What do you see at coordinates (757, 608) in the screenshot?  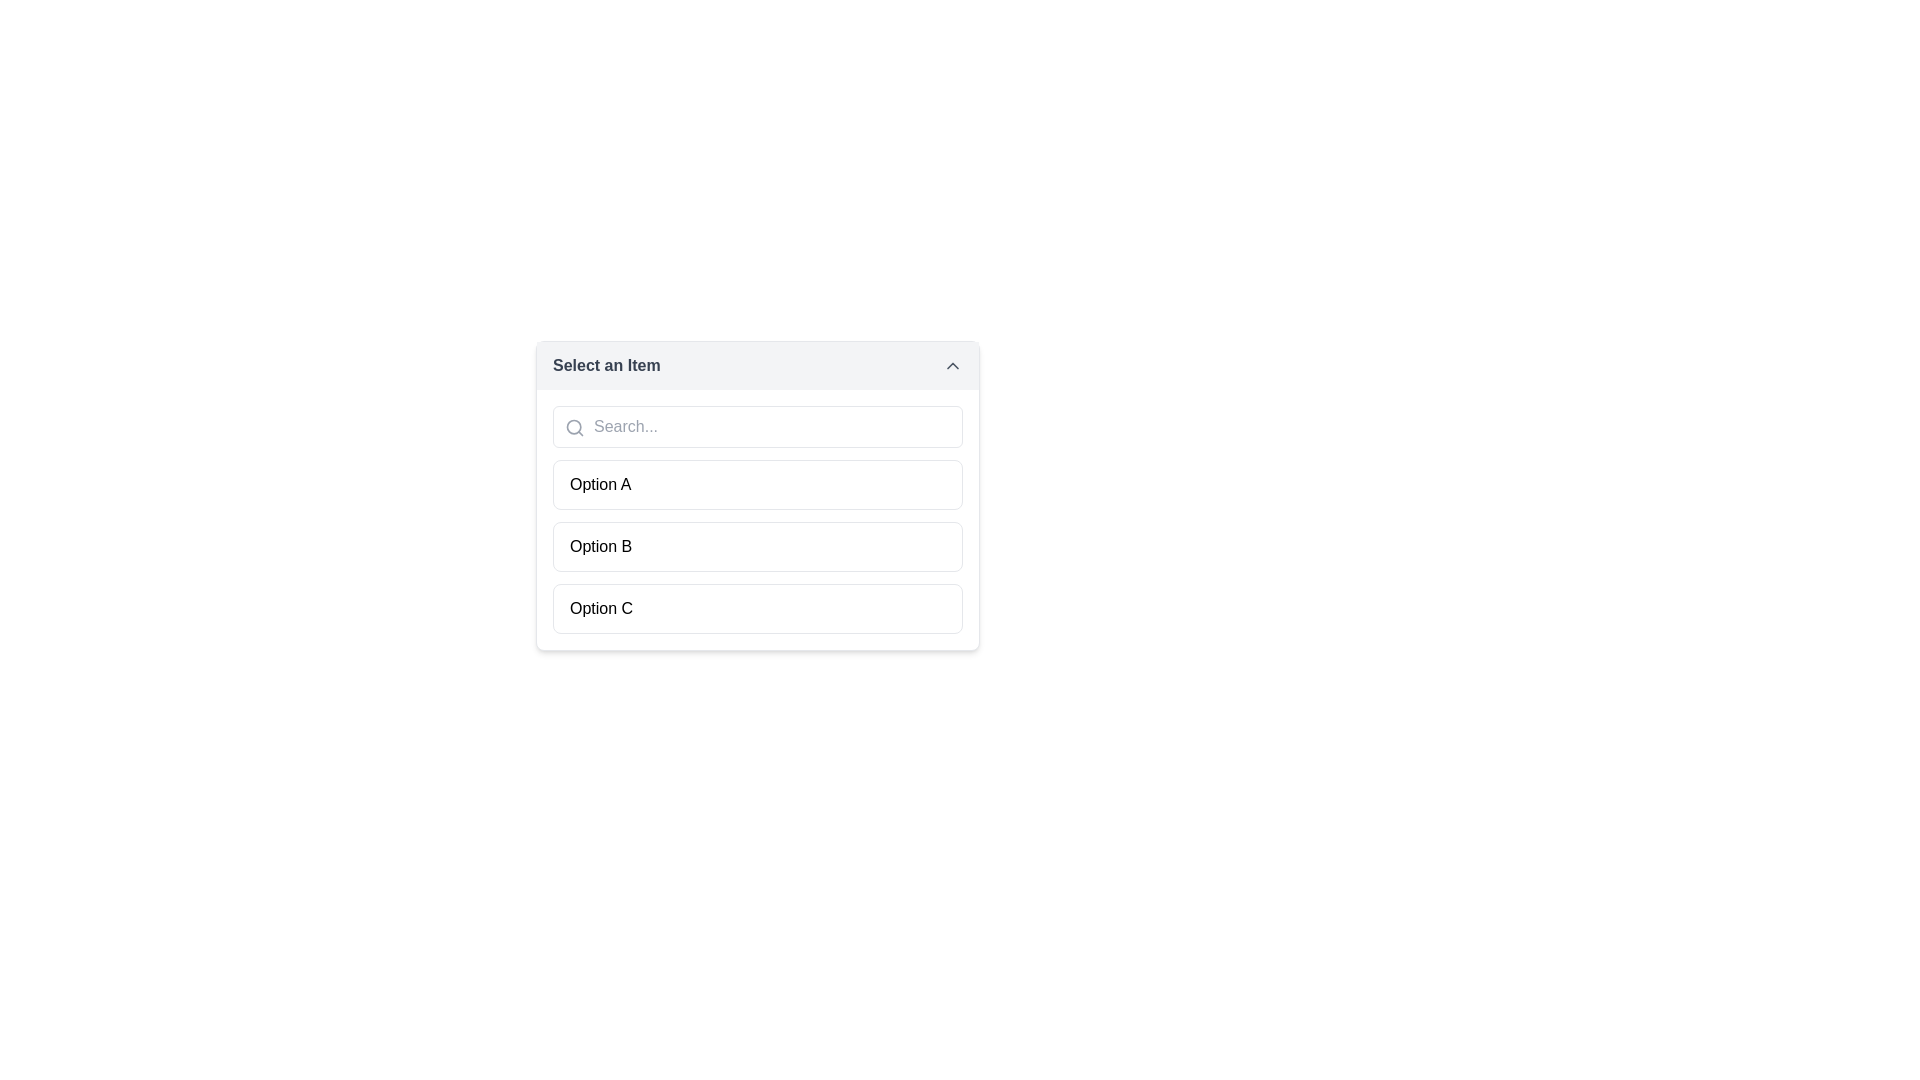 I see `the button labeled 'Option C', which is a rectangular component with rounded corners, white background, and thin border, located below 'Option A' and 'Option B'` at bounding box center [757, 608].